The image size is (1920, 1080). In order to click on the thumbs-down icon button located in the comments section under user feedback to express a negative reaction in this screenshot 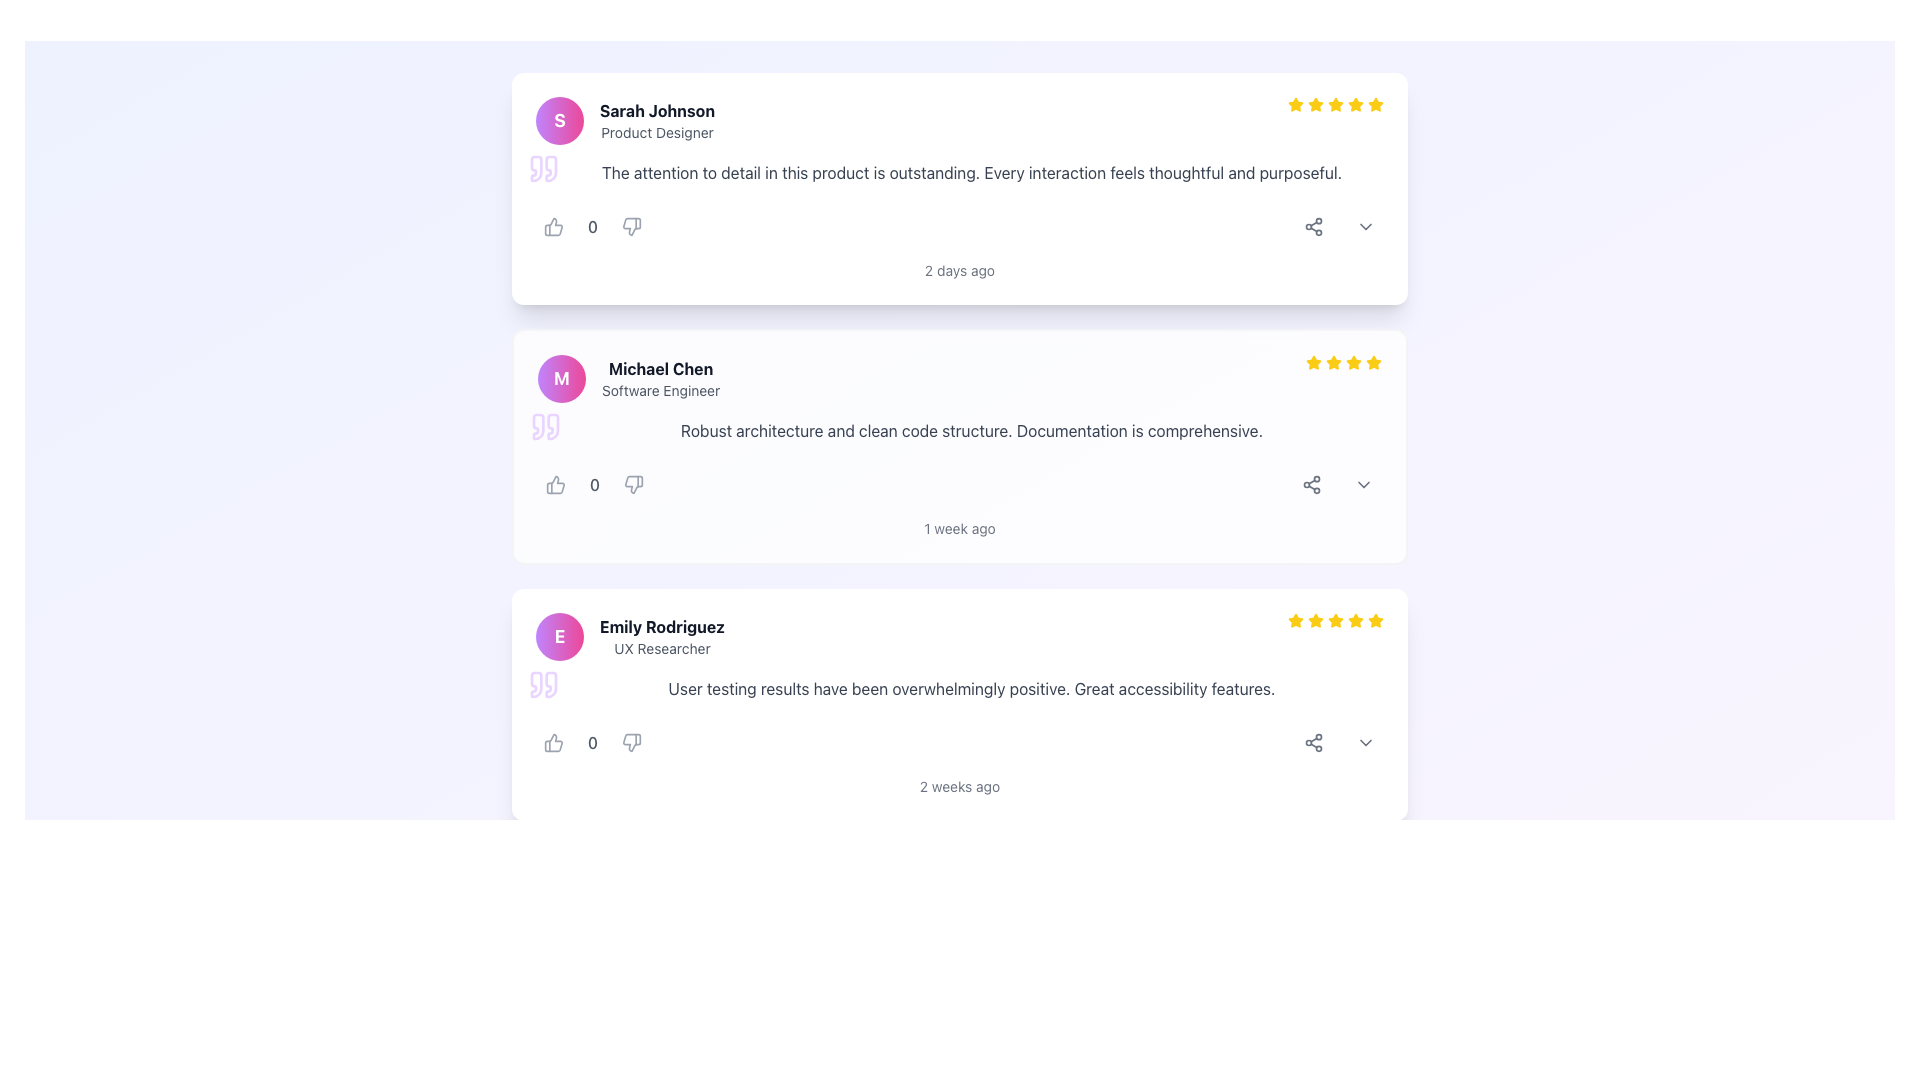, I will do `click(631, 226)`.